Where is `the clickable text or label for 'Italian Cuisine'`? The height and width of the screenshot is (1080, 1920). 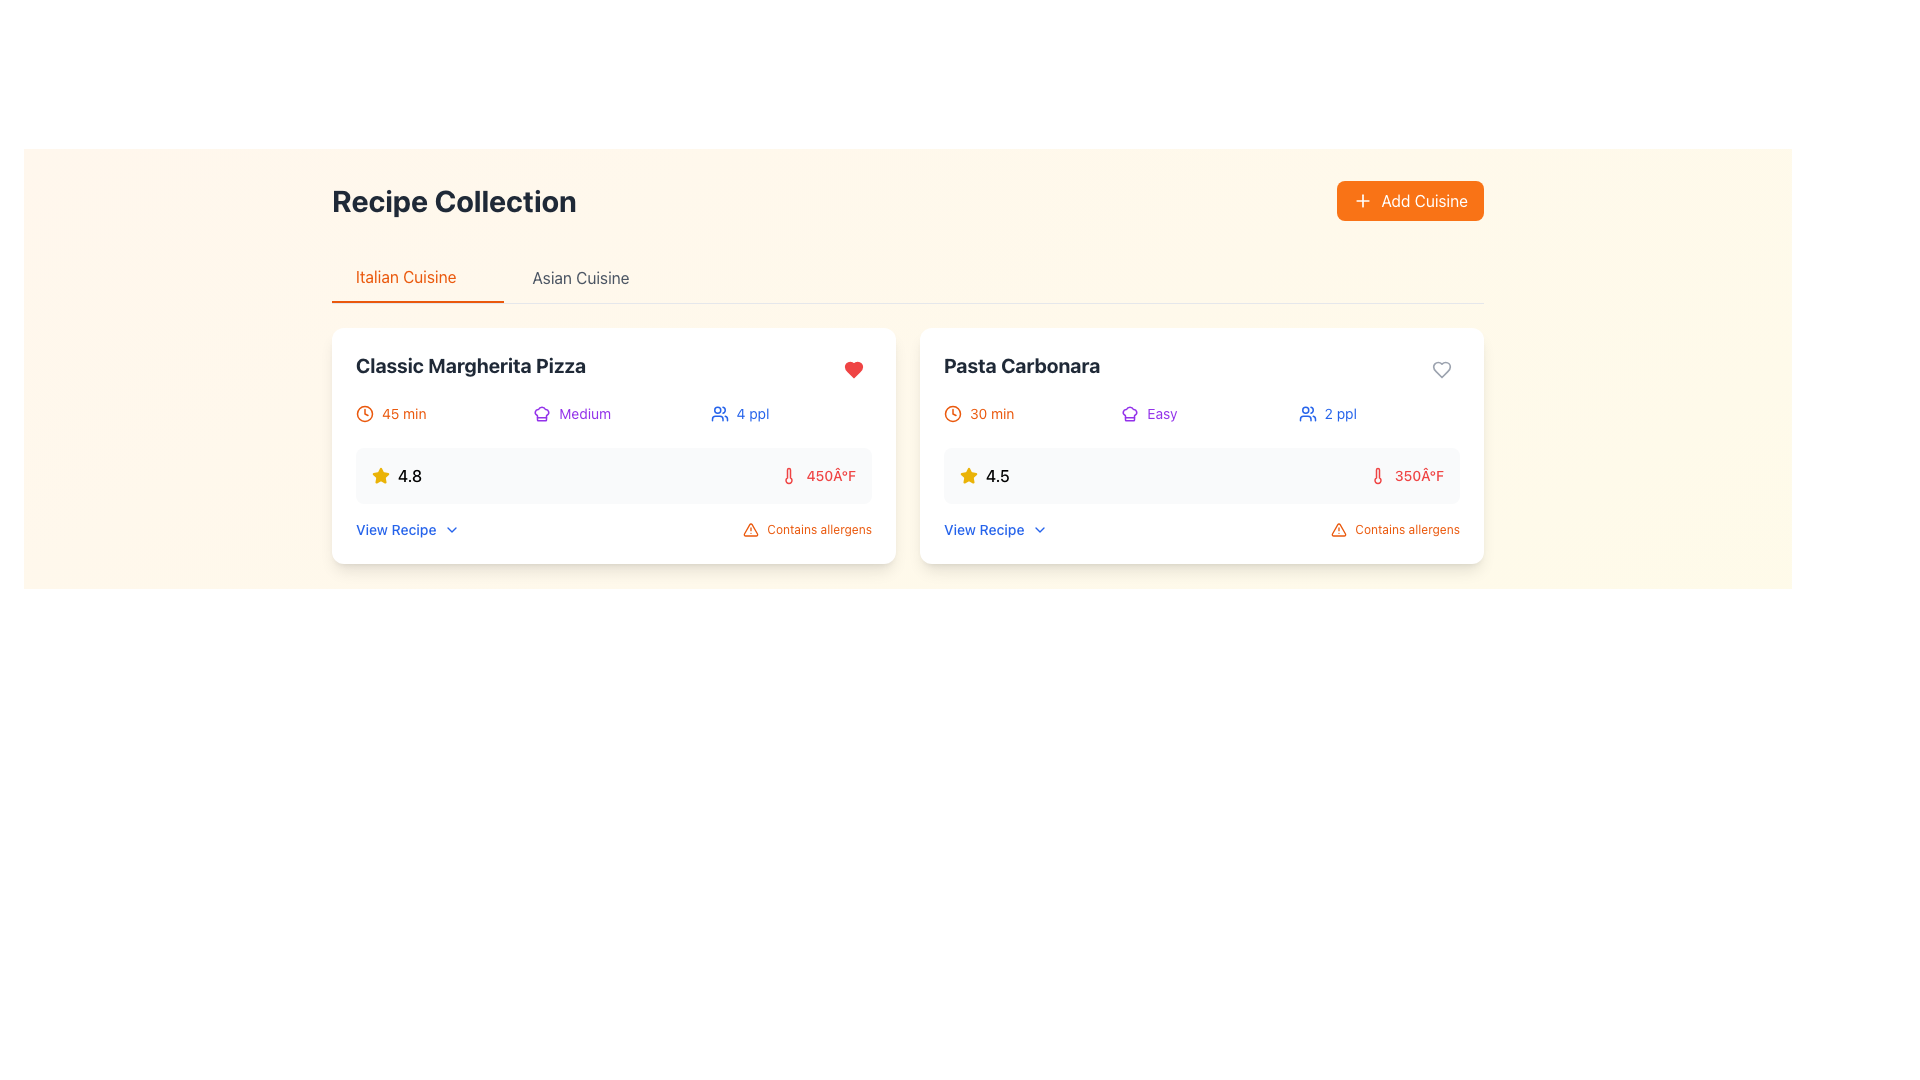 the clickable text or label for 'Italian Cuisine' is located at coordinates (417, 277).